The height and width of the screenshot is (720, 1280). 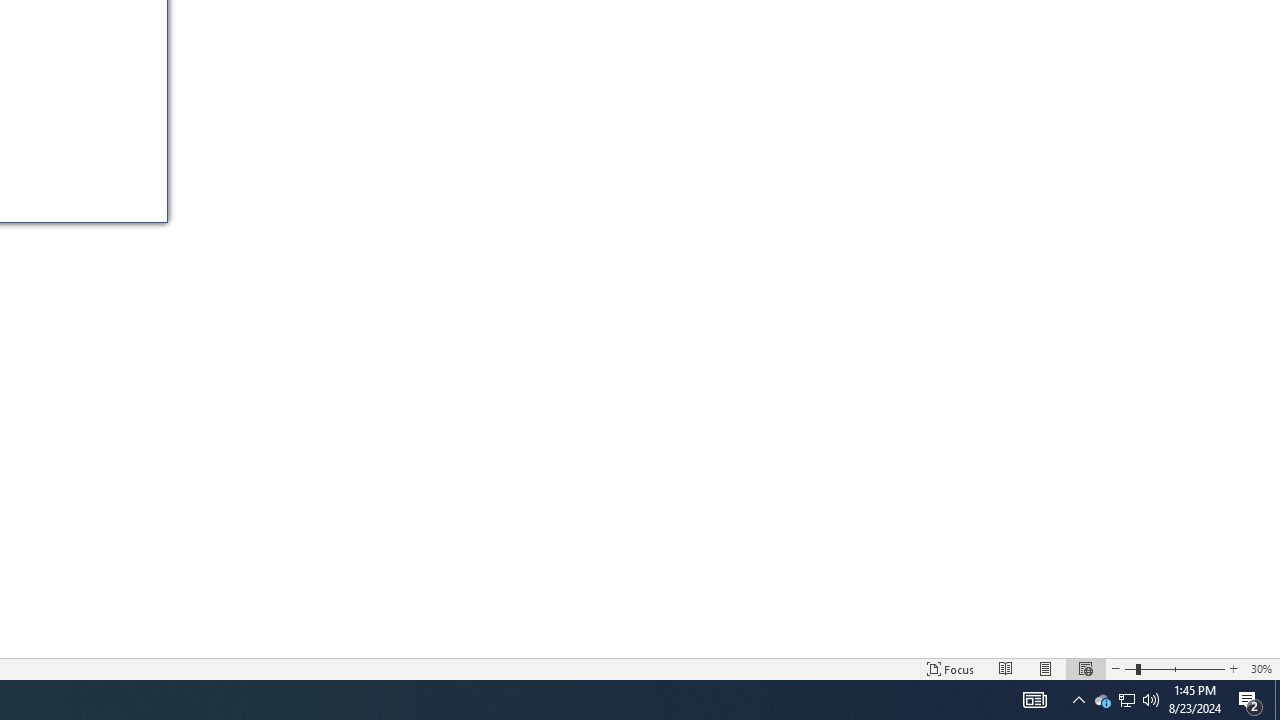 What do you see at coordinates (1006, 669) in the screenshot?
I see `'Read Mode'` at bounding box center [1006, 669].